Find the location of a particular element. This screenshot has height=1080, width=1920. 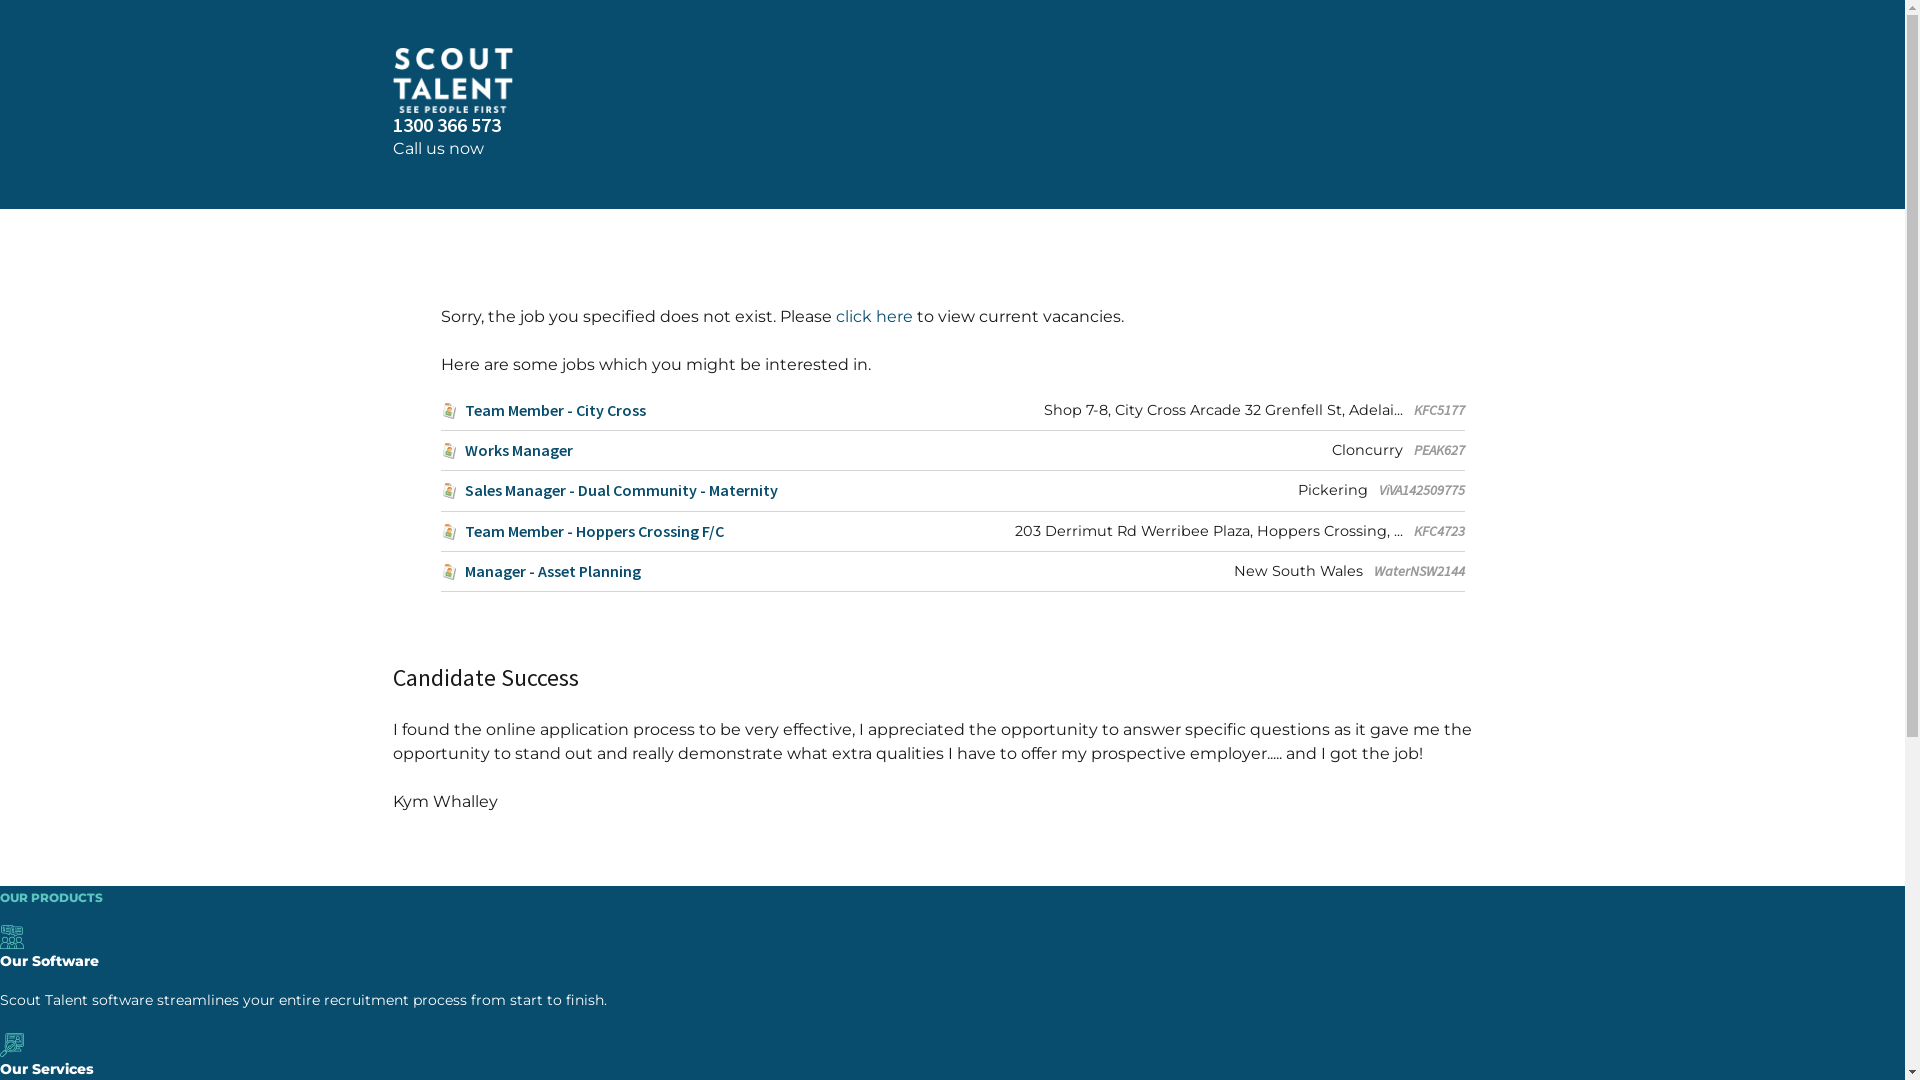

'Scout Talent' is located at coordinates (392, 79).